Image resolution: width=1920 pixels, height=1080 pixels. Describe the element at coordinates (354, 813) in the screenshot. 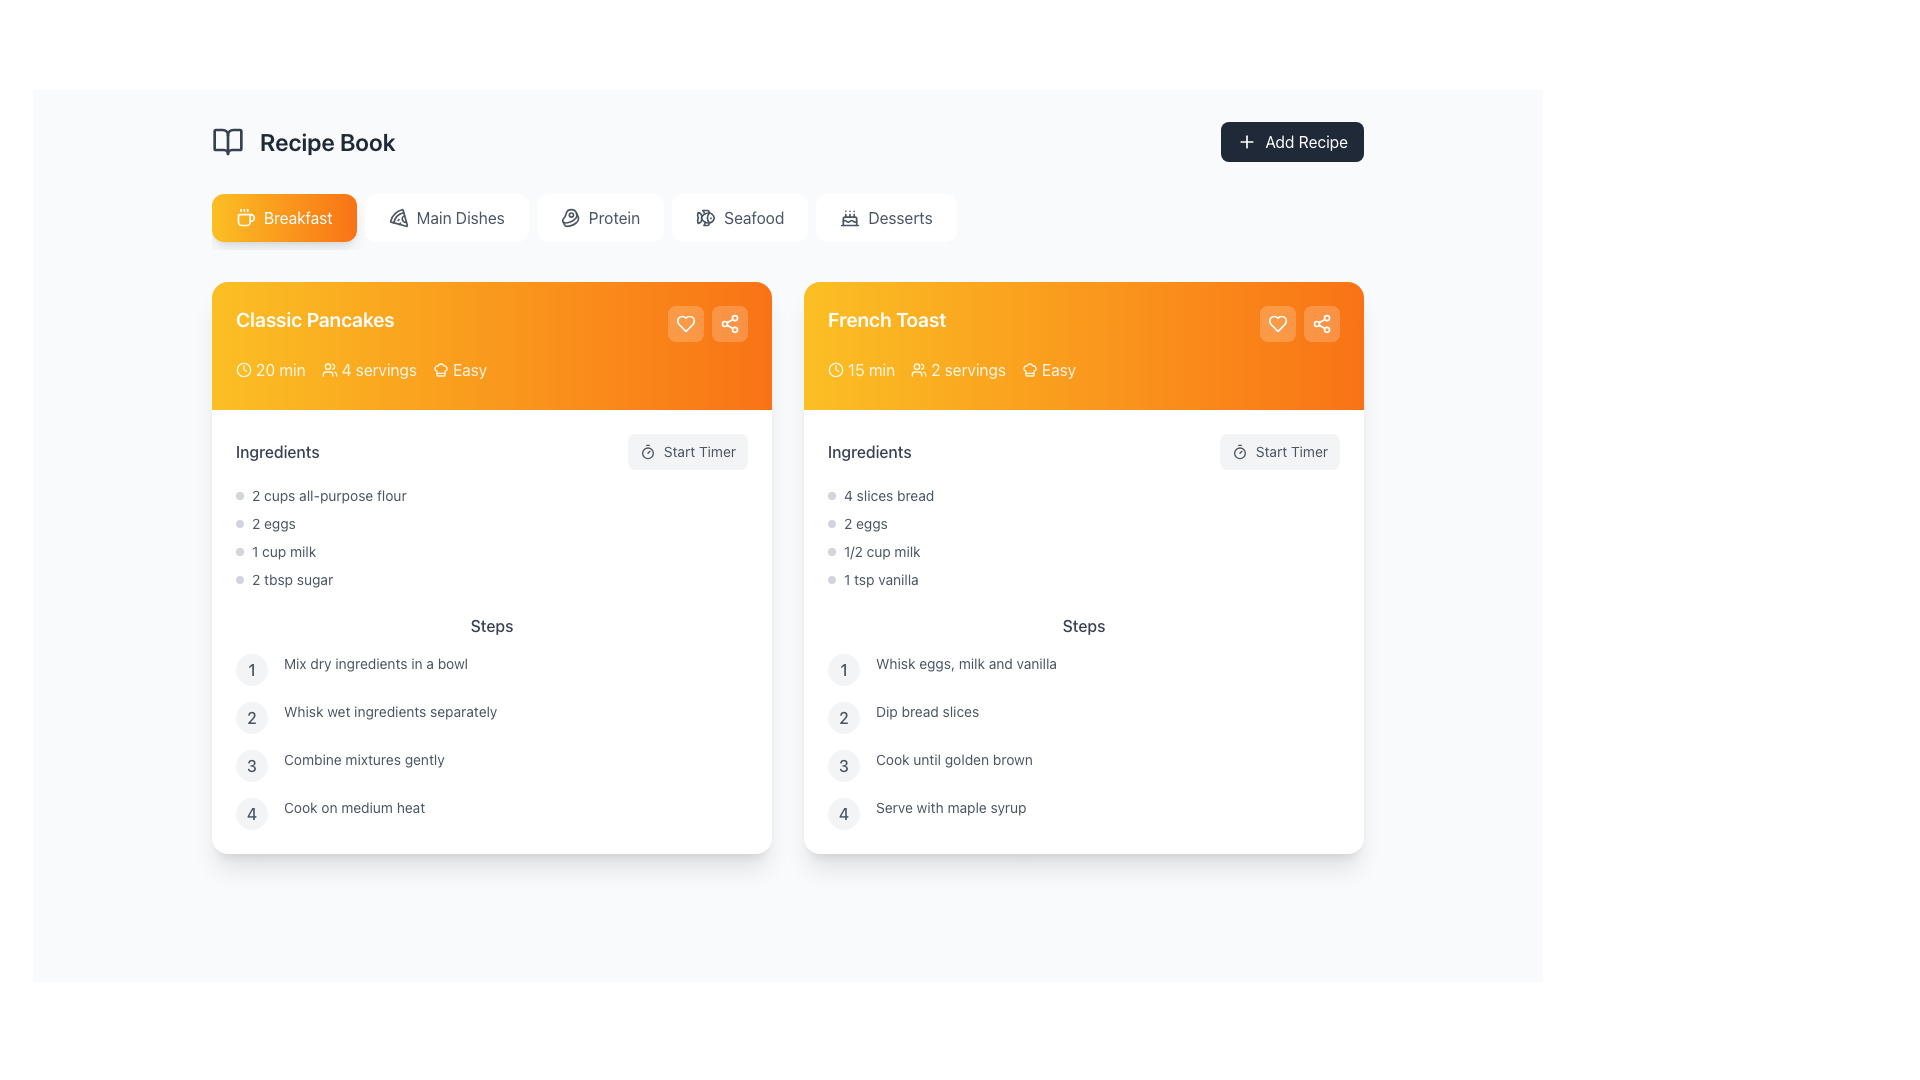

I see `the plain gray text displaying 'Cook on medium heat', which is the fourth step in the instructions list under the 'Classic Pancakes' recipe card in the 'Recipe Book' application` at that location.